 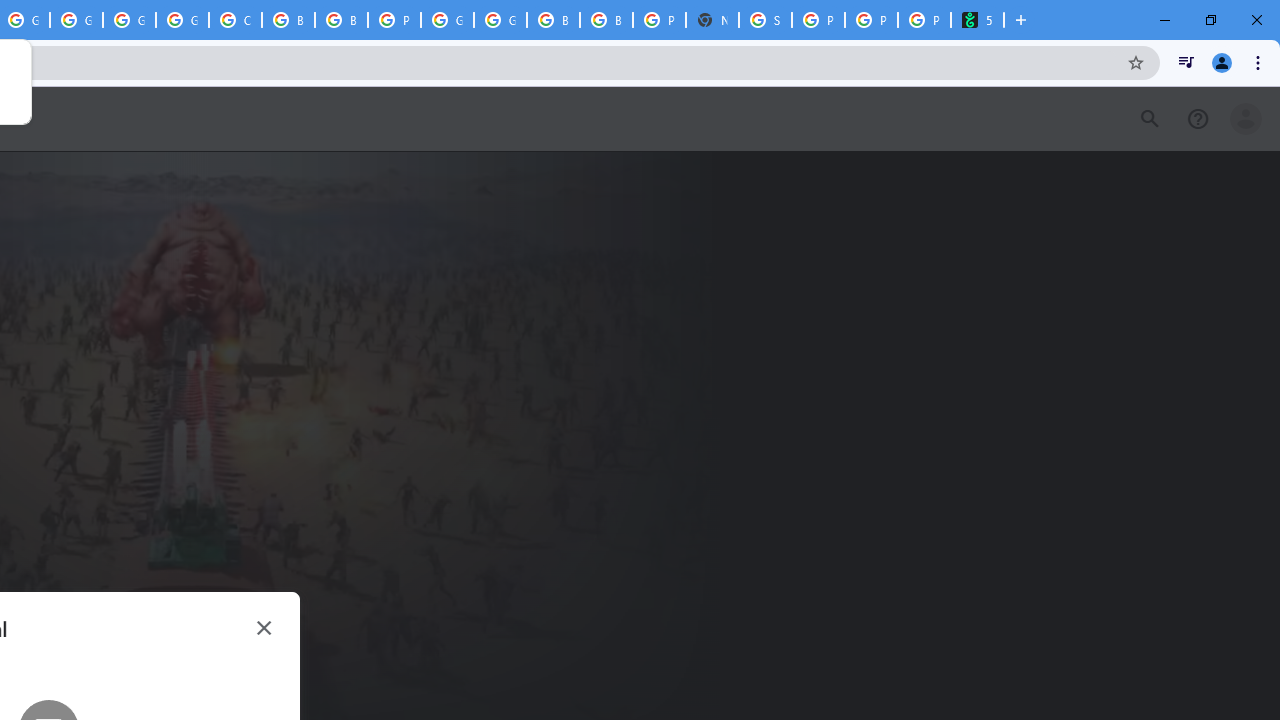 What do you see at coordinates (500, 20) in the screenshot?
I see `'Google Cloud Platform'` at bounding box center [500, 20].